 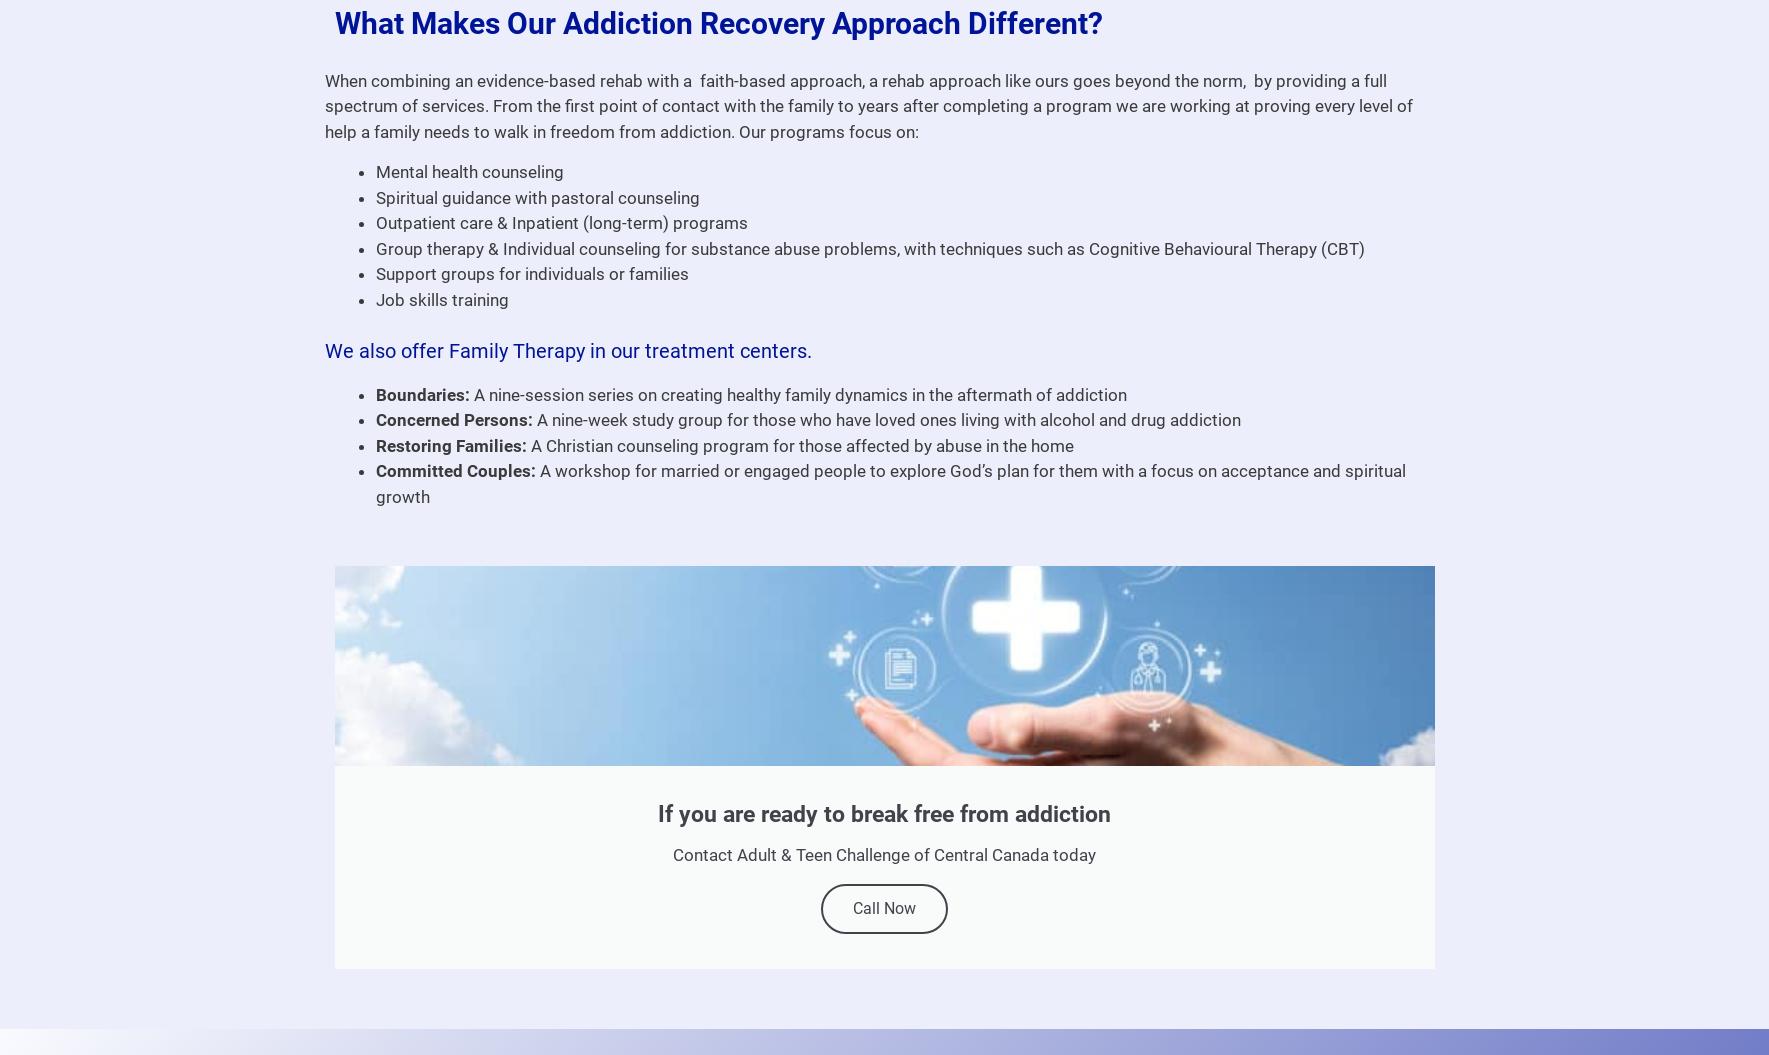 What do you see at coordinates (440, 297) in the screenshot?
I see `'Job skills training'` at bounding box center [440, 297].